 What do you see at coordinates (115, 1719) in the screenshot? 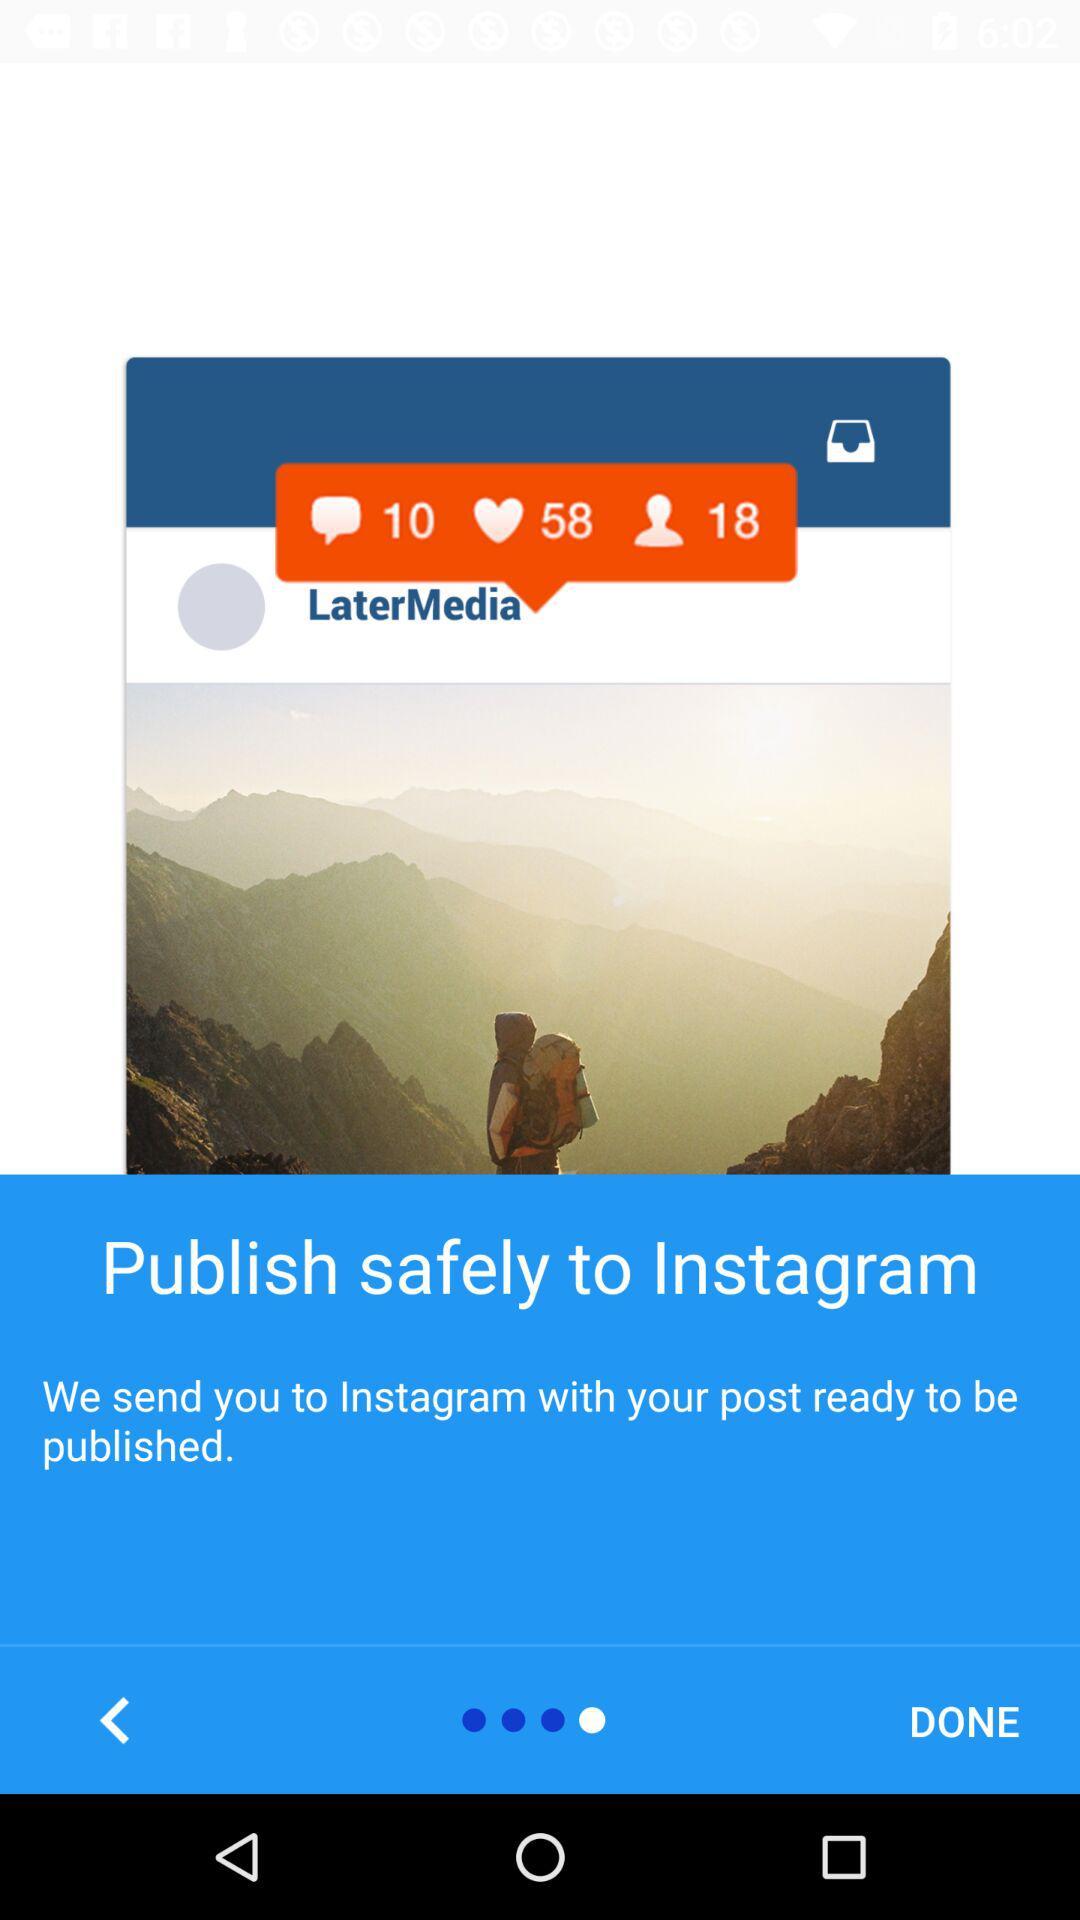
I see `the arrow_backward icon` at bounding box center [115, 1719].